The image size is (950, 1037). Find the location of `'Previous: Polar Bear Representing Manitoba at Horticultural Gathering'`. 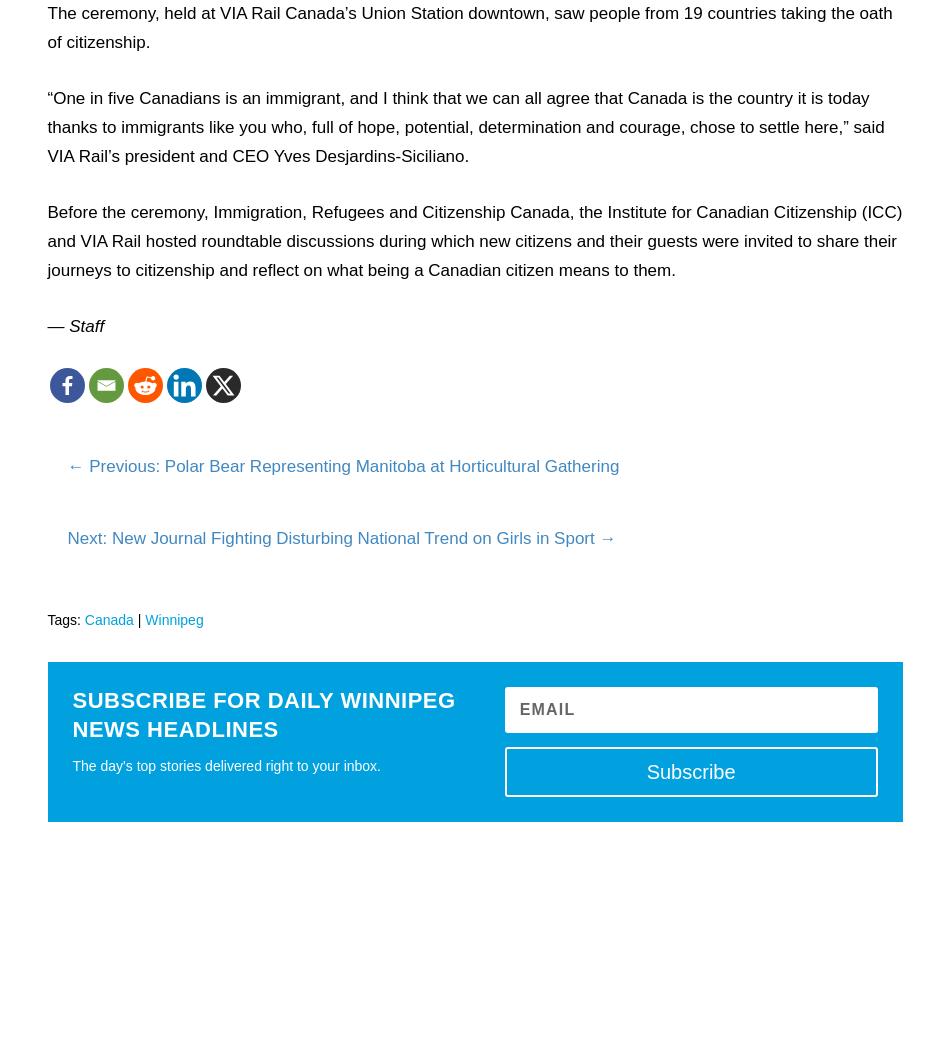

'Previous: Polar Bear Representing Manitoba at Horticultural Gathering' is located at coordinates (89, 465).